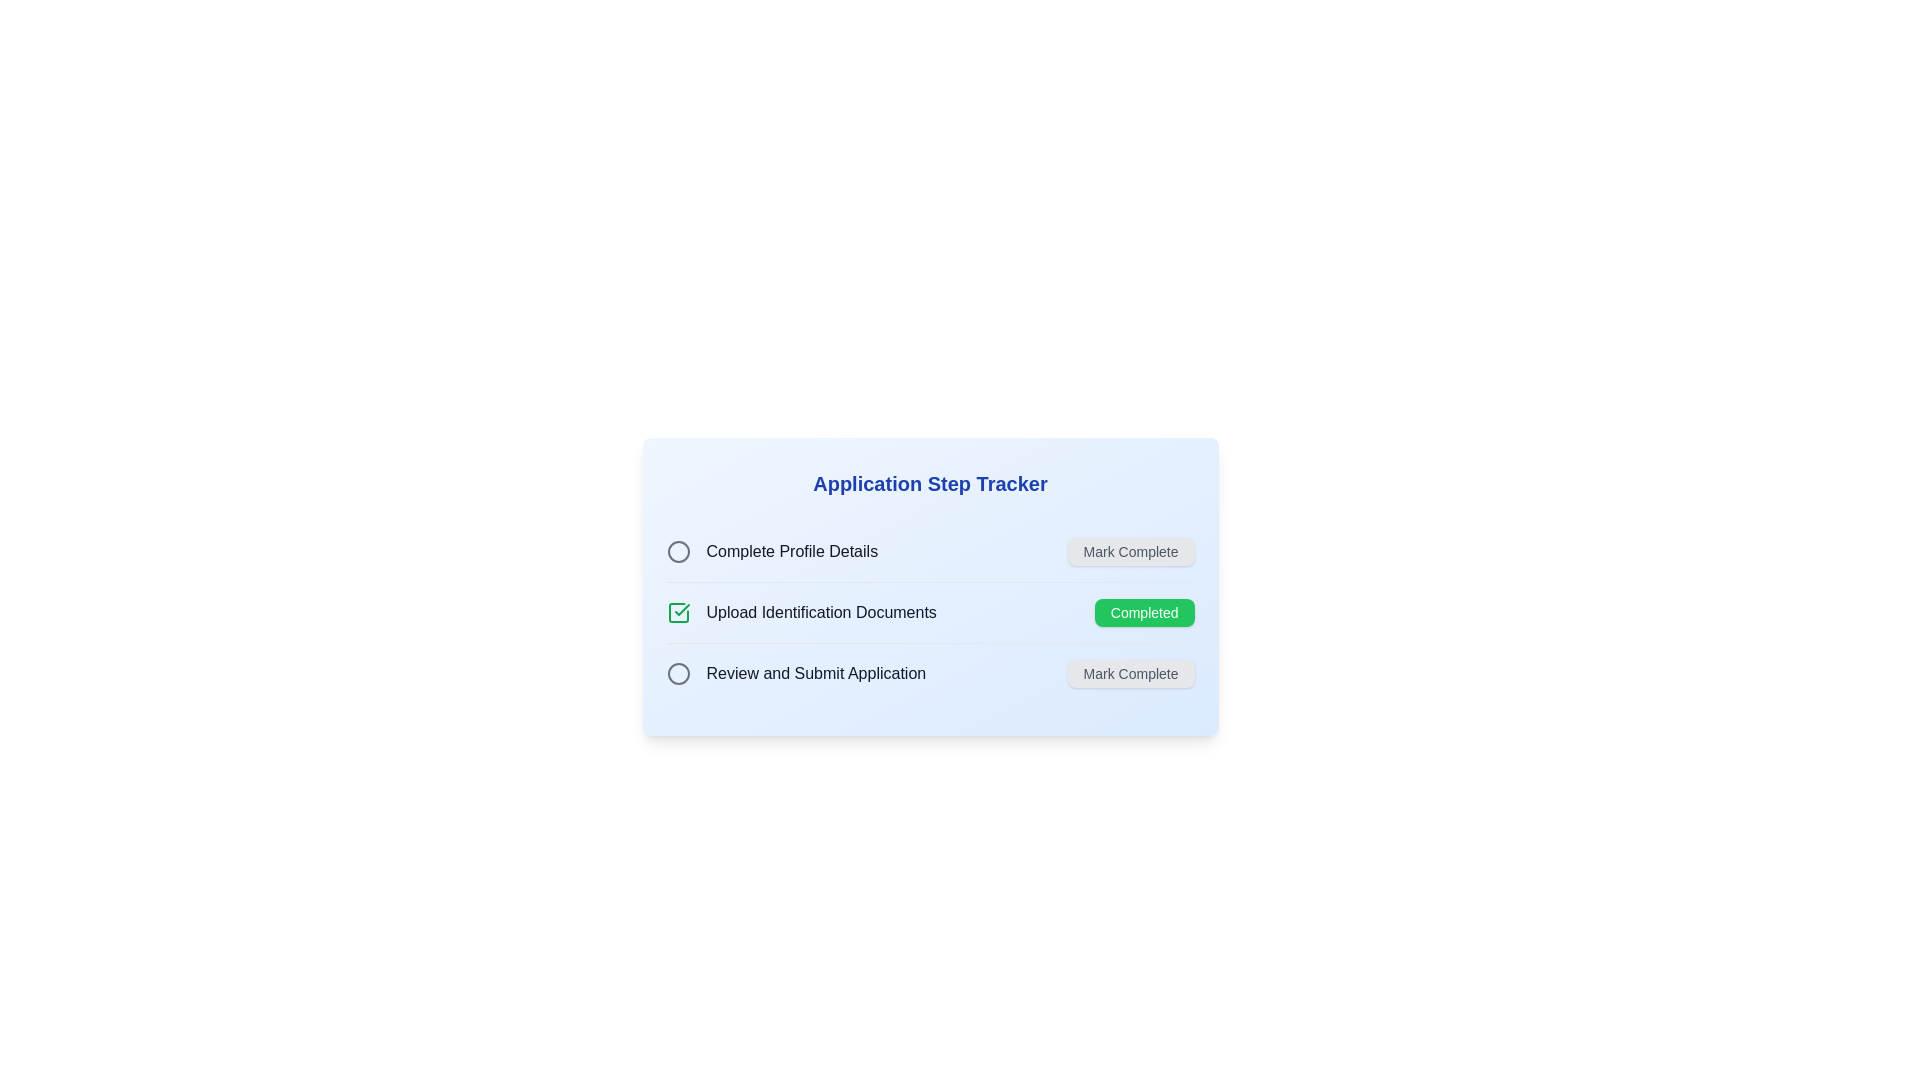 The width and height of the screenshot is (1920, 1080). Describe the element at coordinates (801, 612) in the screenshot. I see `the Label displaying 'Upload Identification Documents' which is styled in dark gray and is located in the second row of the three-step process tracker, positioned left of the green 'Completed' button` at that location.